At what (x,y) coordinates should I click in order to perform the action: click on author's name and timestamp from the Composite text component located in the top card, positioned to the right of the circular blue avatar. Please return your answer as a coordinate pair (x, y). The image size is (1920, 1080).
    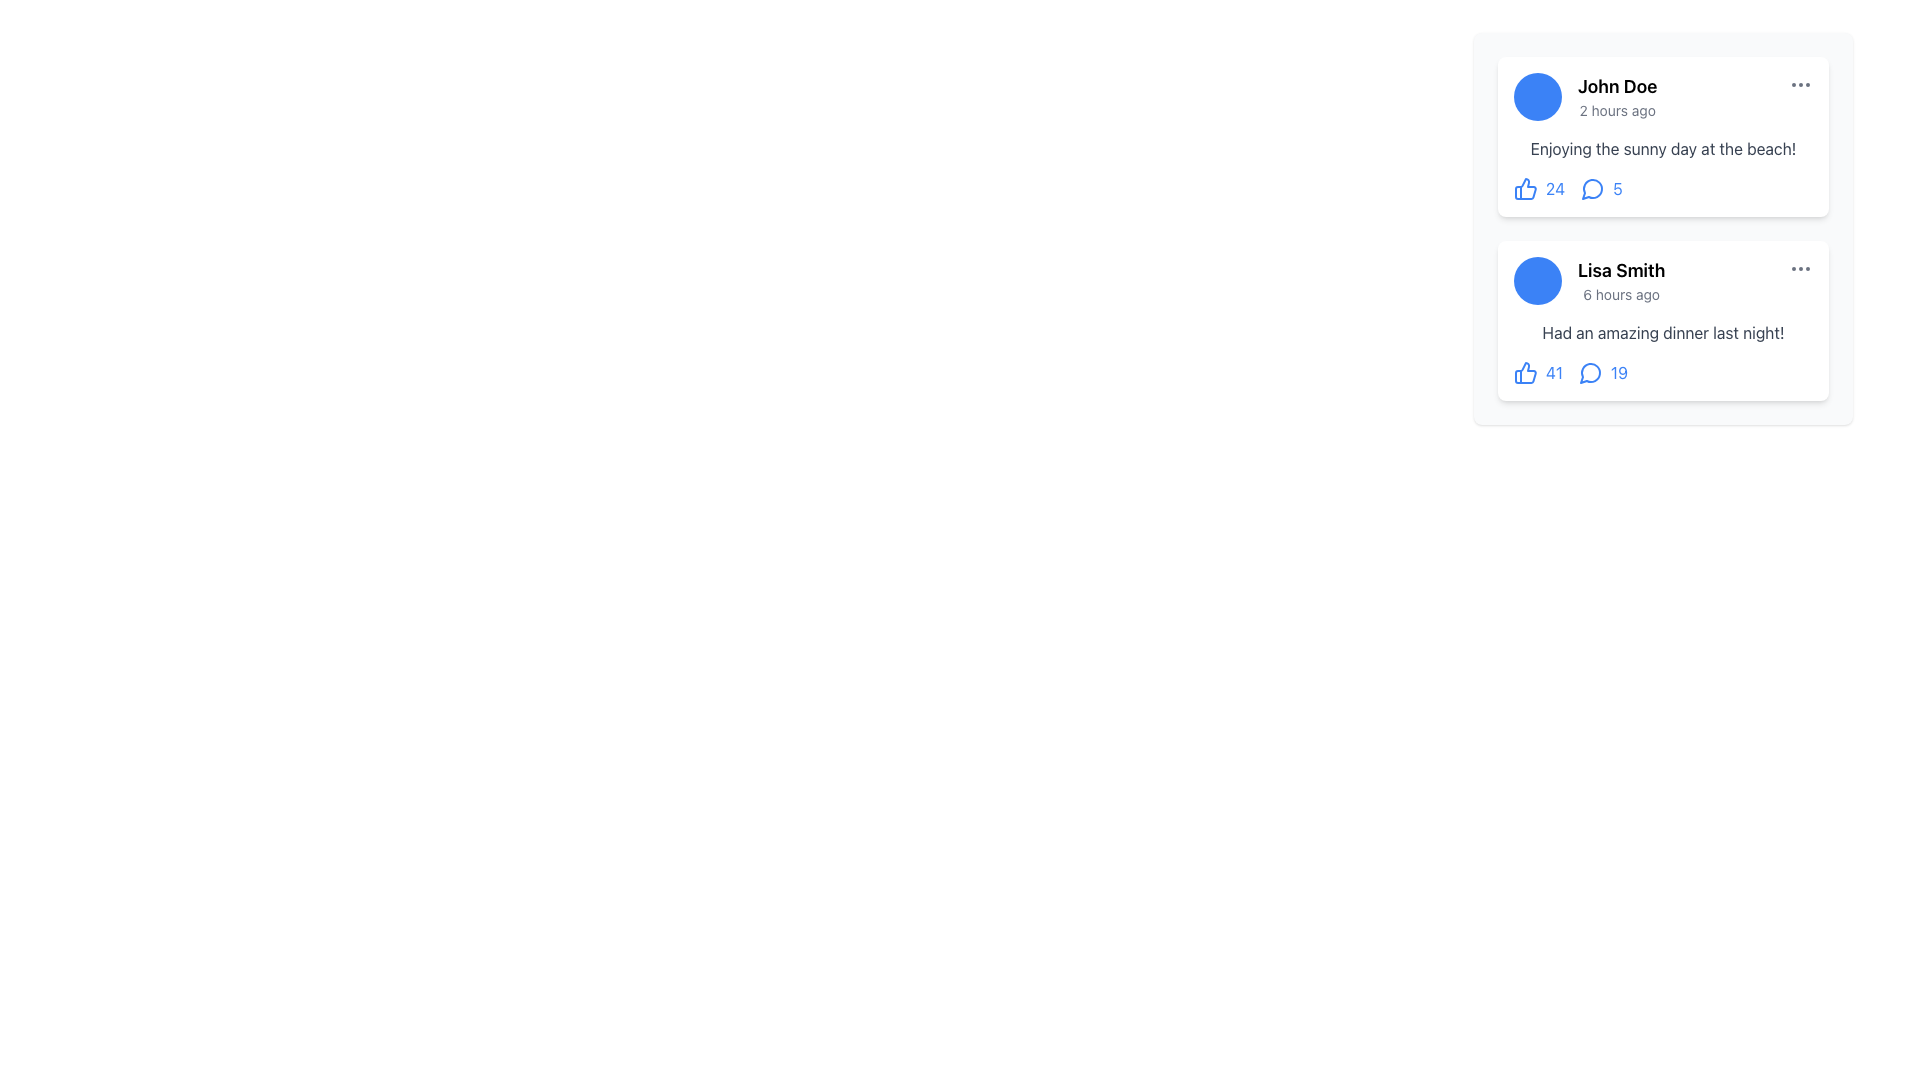
    Looking at the image, I should click on (1617, 96).